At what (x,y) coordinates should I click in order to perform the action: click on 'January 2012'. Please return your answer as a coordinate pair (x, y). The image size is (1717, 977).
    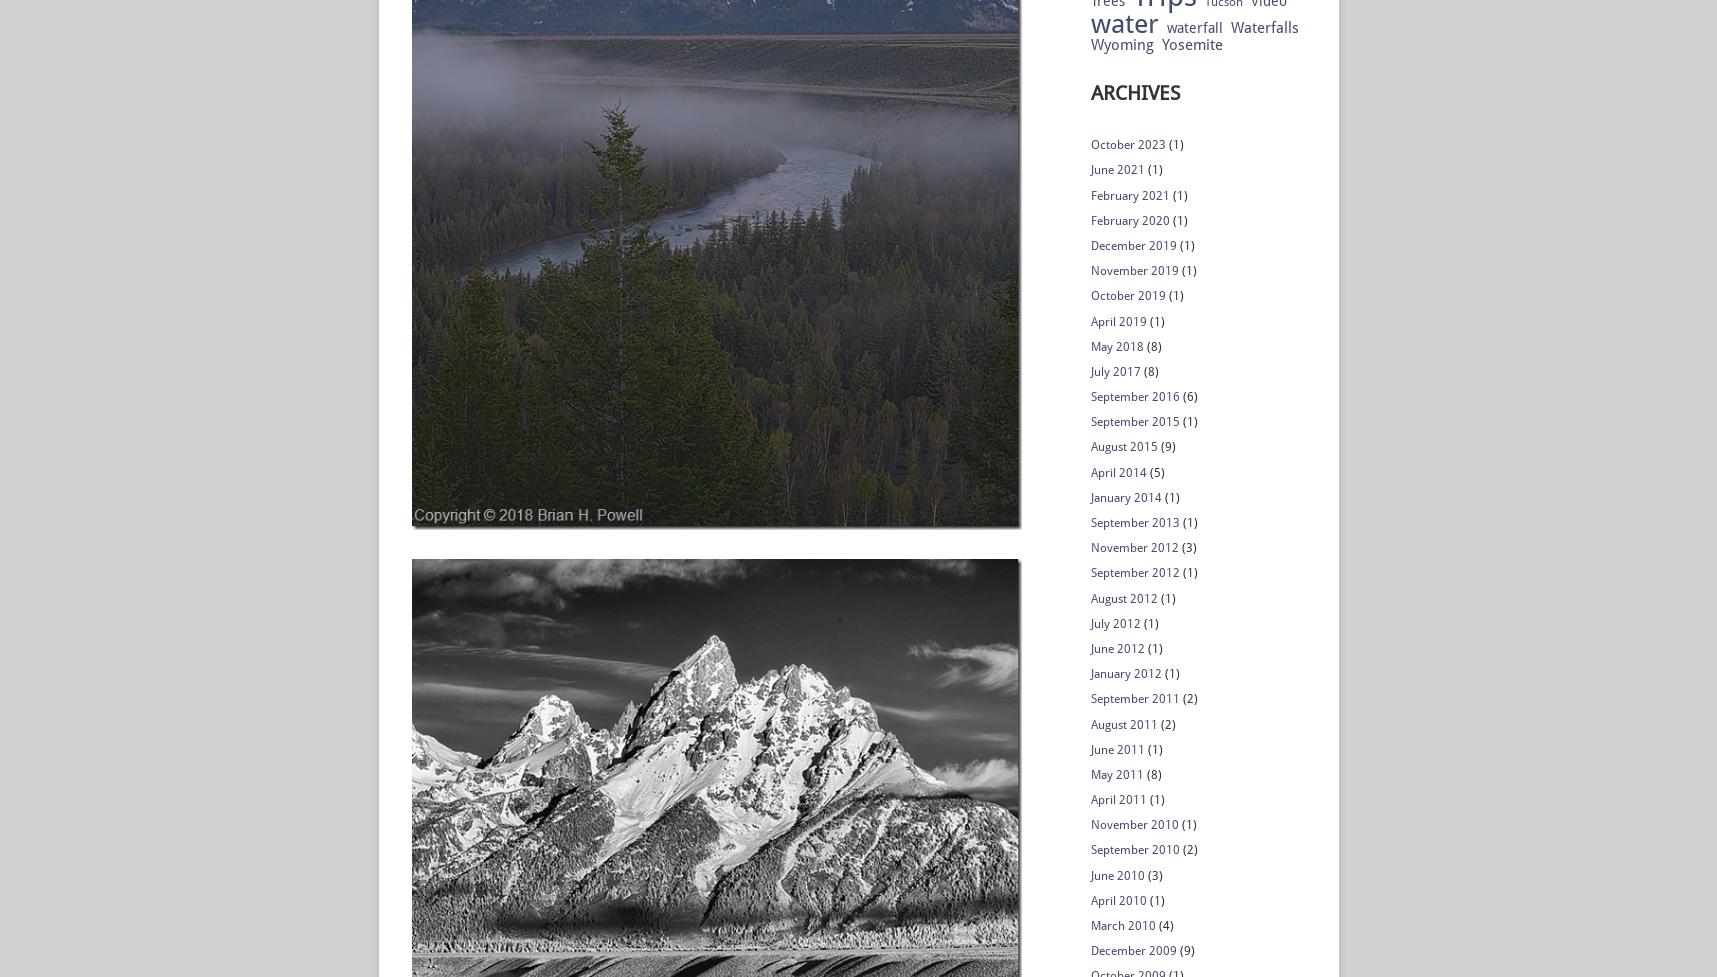
    Looking at the image, I should click on (1125, 674).